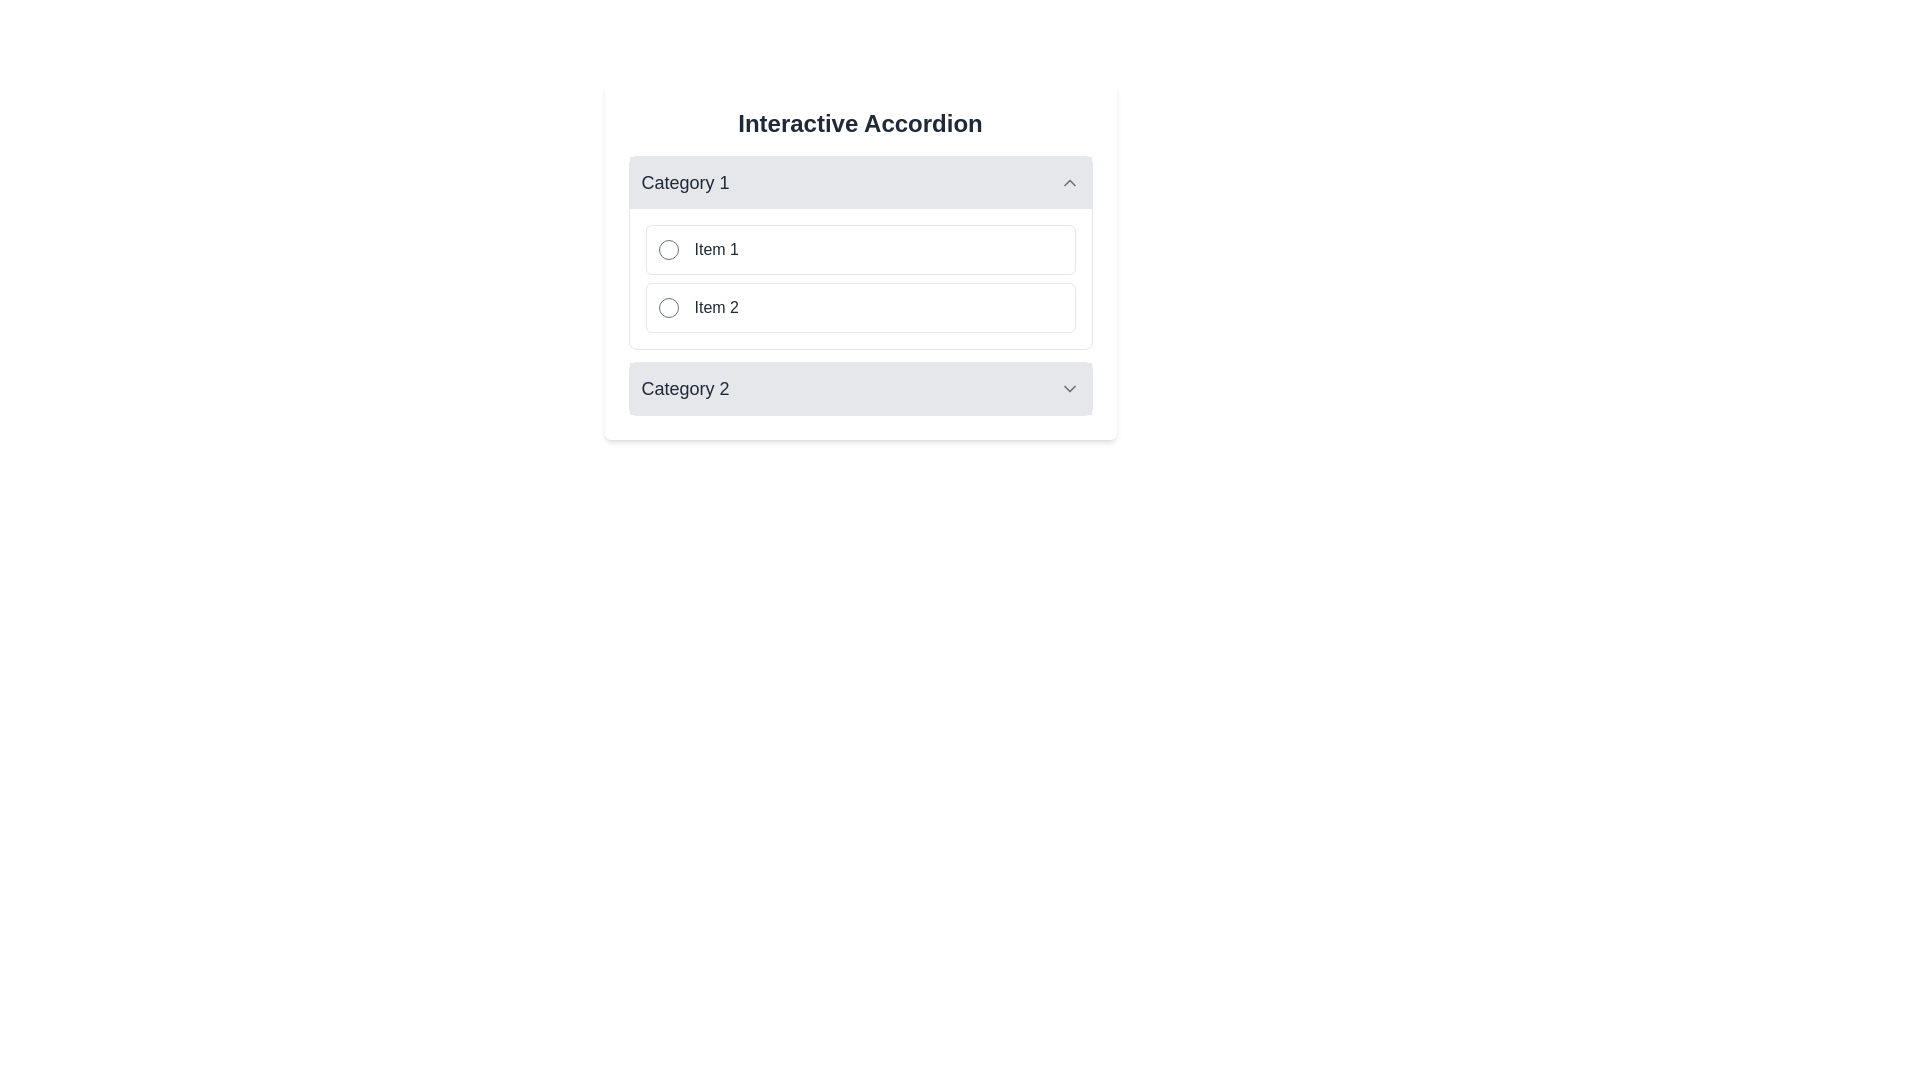 Image resolution: width=1920 pixels, height=1080 pixels. Describe the element at coordinates (685, 389) in the screenshot. I see `the Text label indicating 'Category 1' within the collapsible accordion section` at that location.